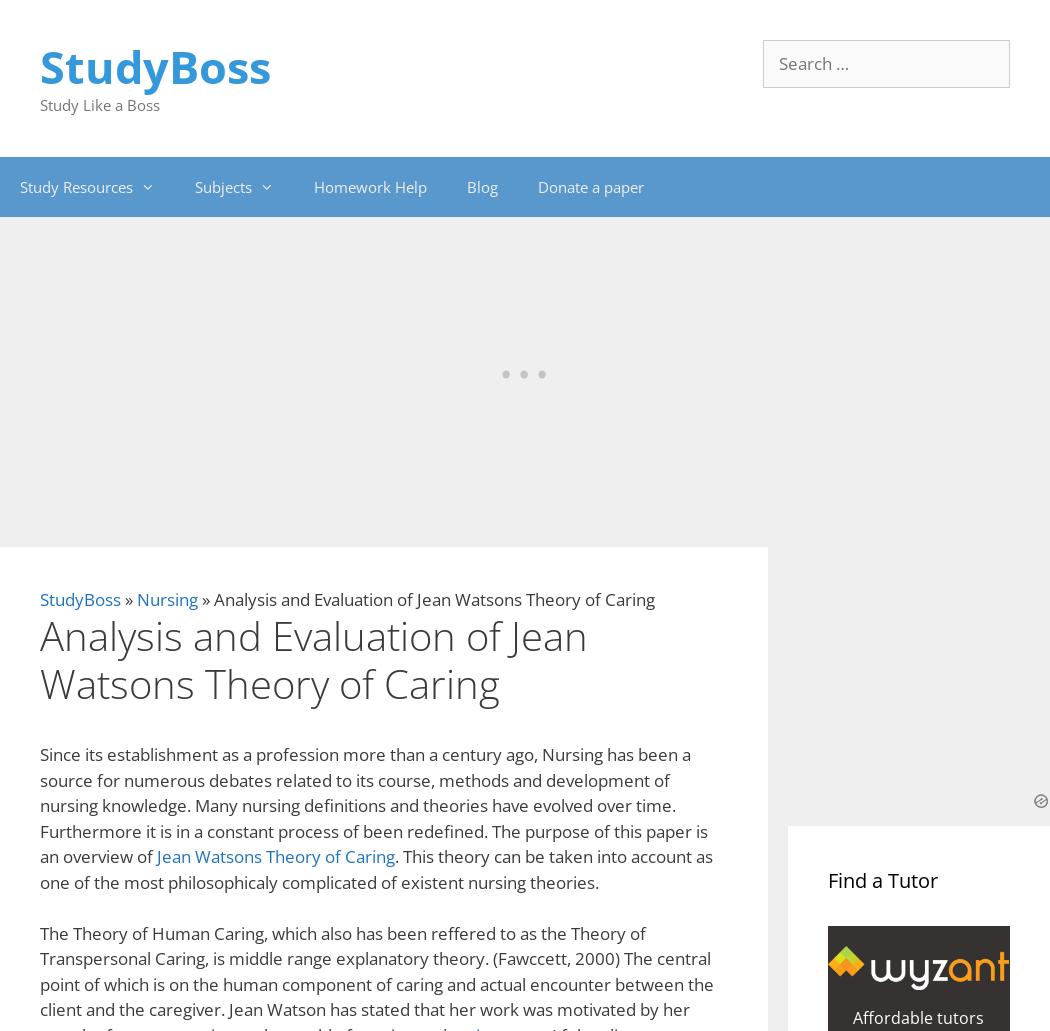 The width and height of the screenshot is (1050, 1031). I want to click on 'Anonymous Perpetrator Commits Mass Murder By Jean Rostand Analysis Essay', so click(91, 978).